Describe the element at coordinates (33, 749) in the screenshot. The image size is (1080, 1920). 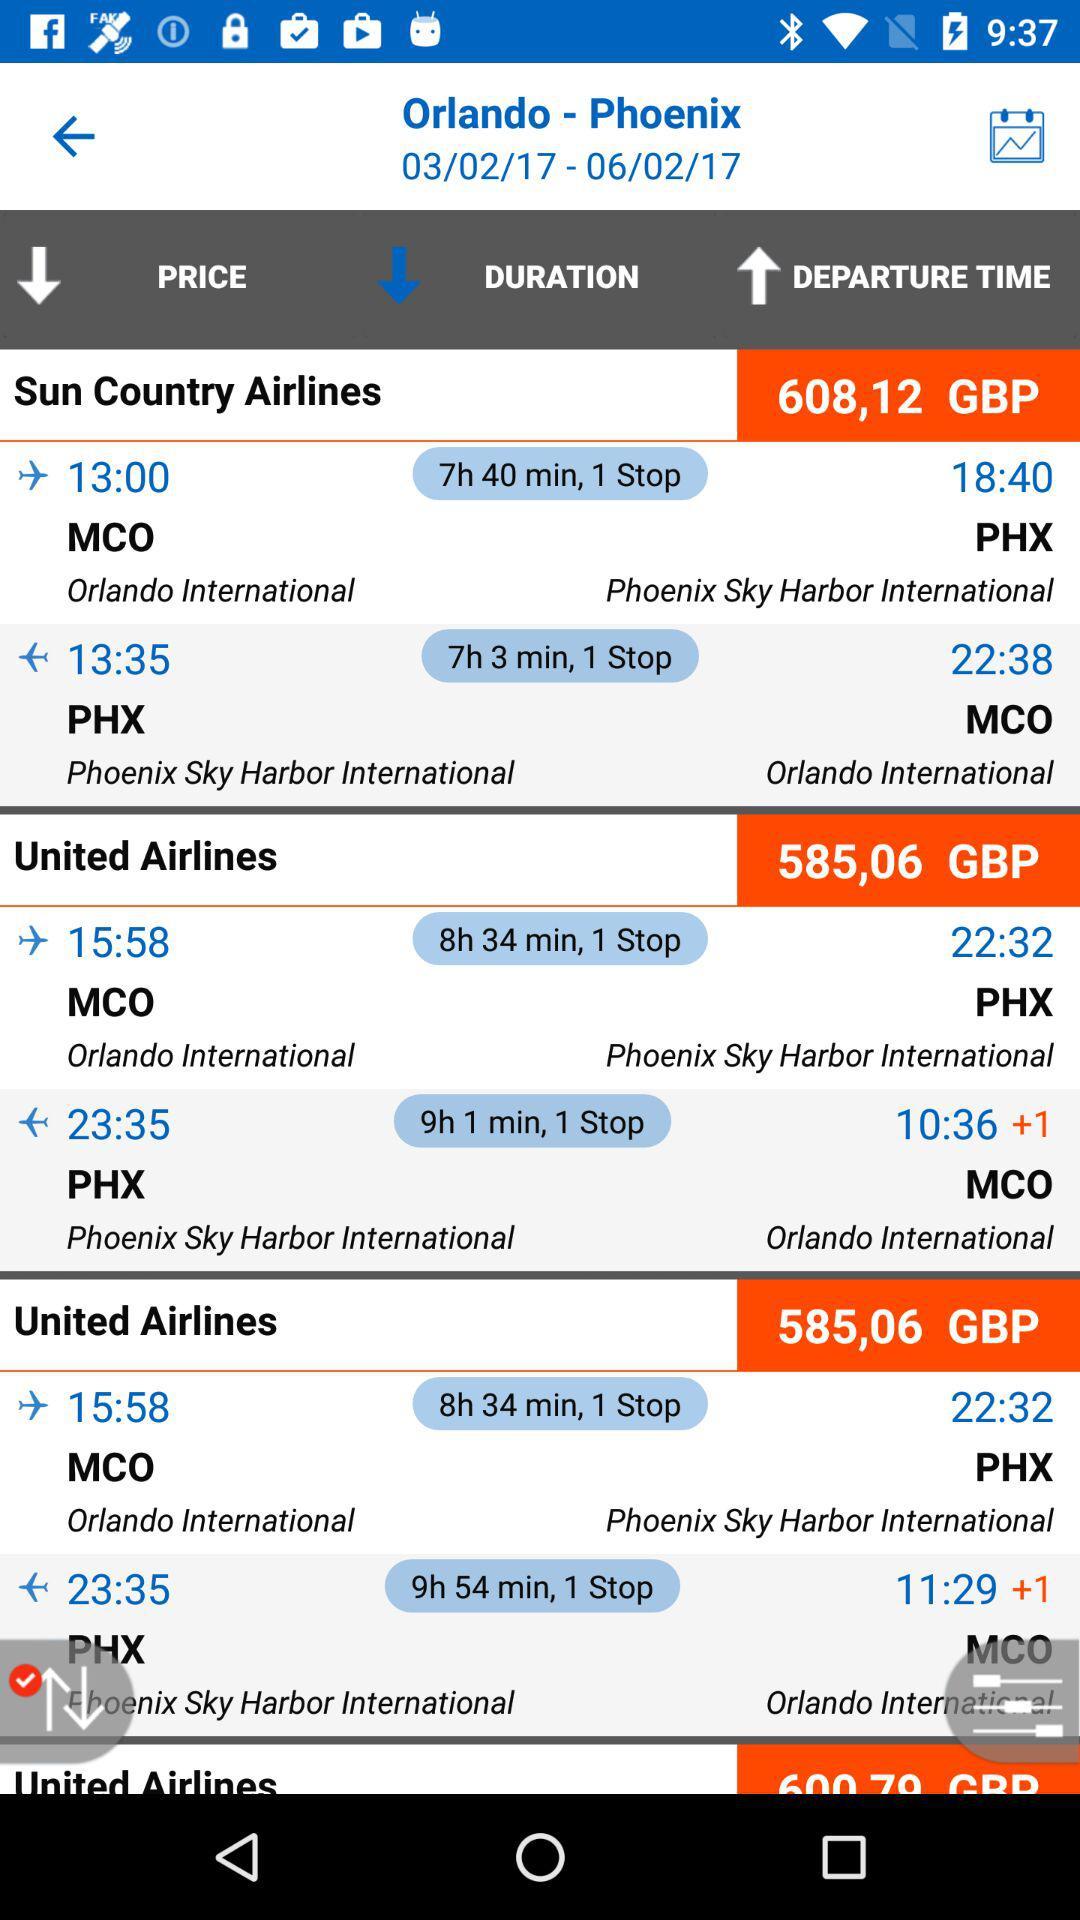
I see `item next to the phx` at that location.